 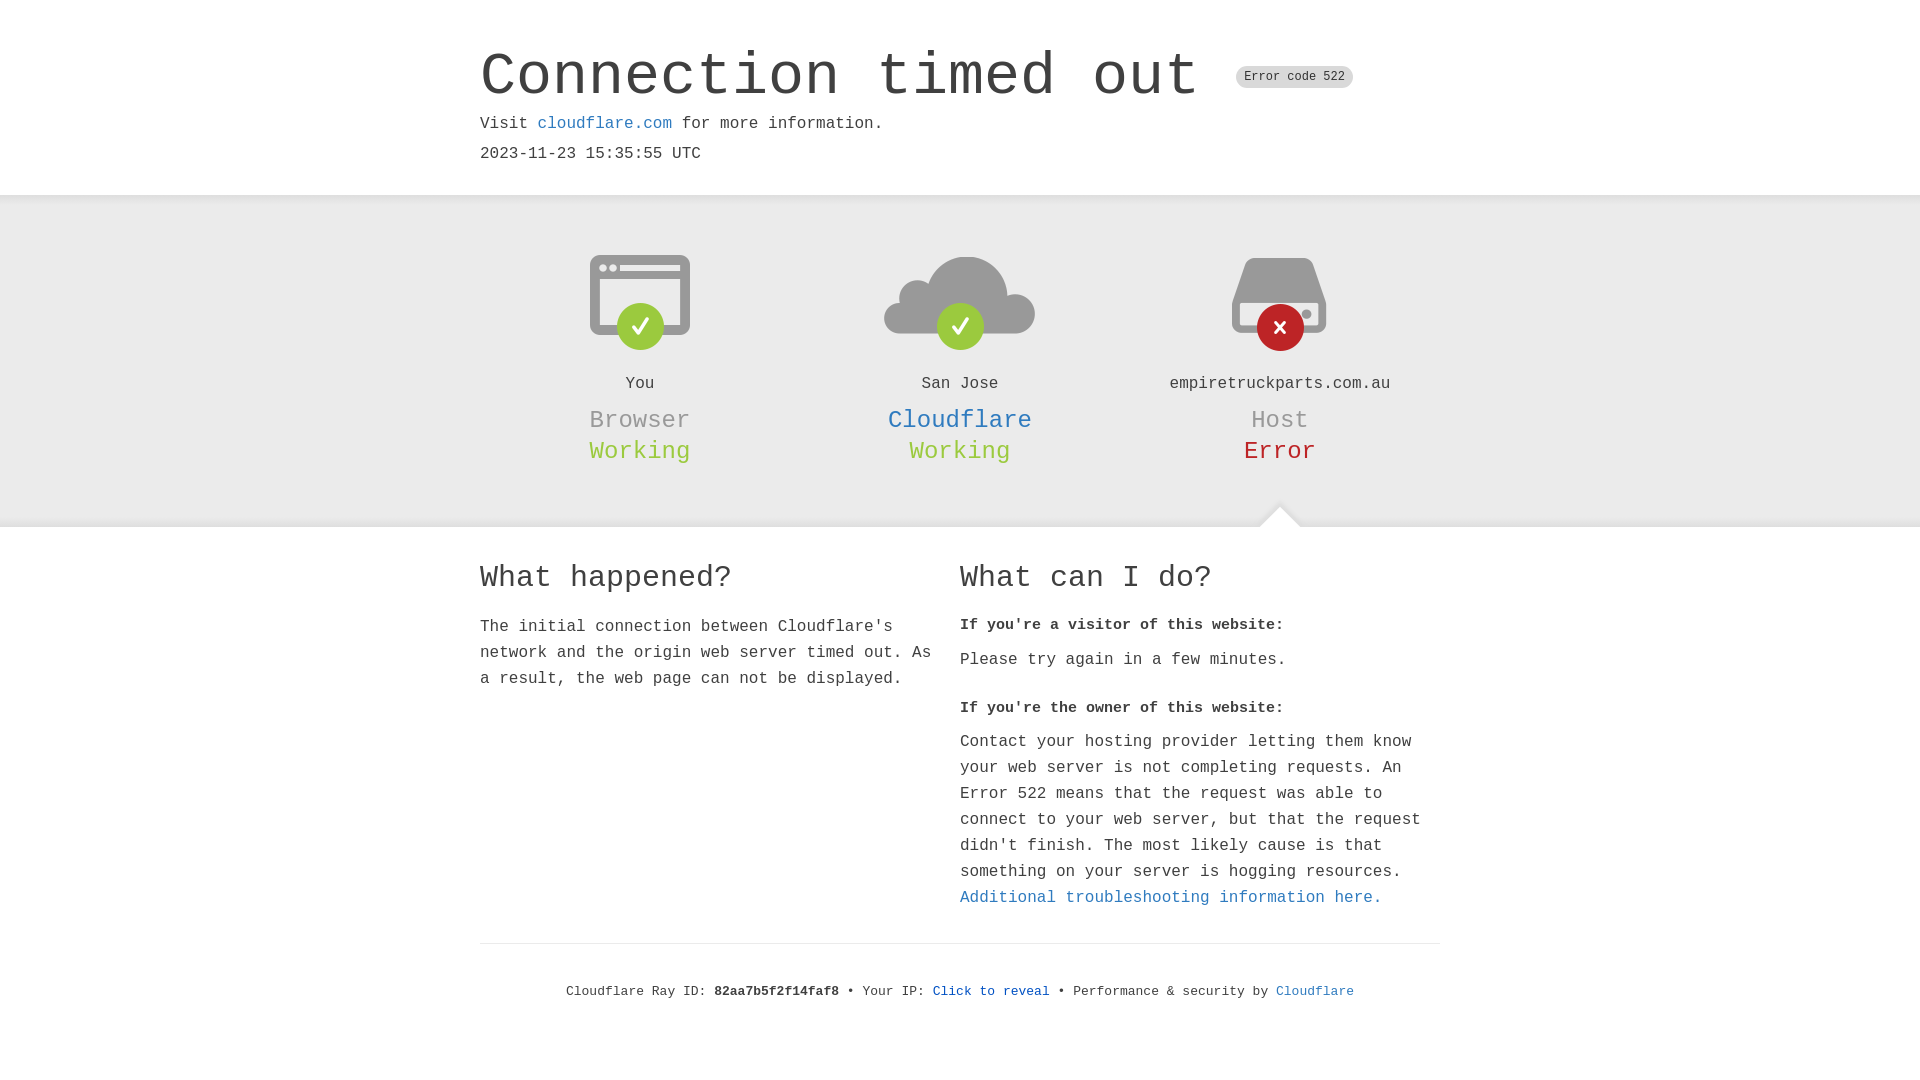 What do you see at coordinates (603, 123) in the screenshot?
I see `'cloudflare.com'` at bounding box center [603, 123].